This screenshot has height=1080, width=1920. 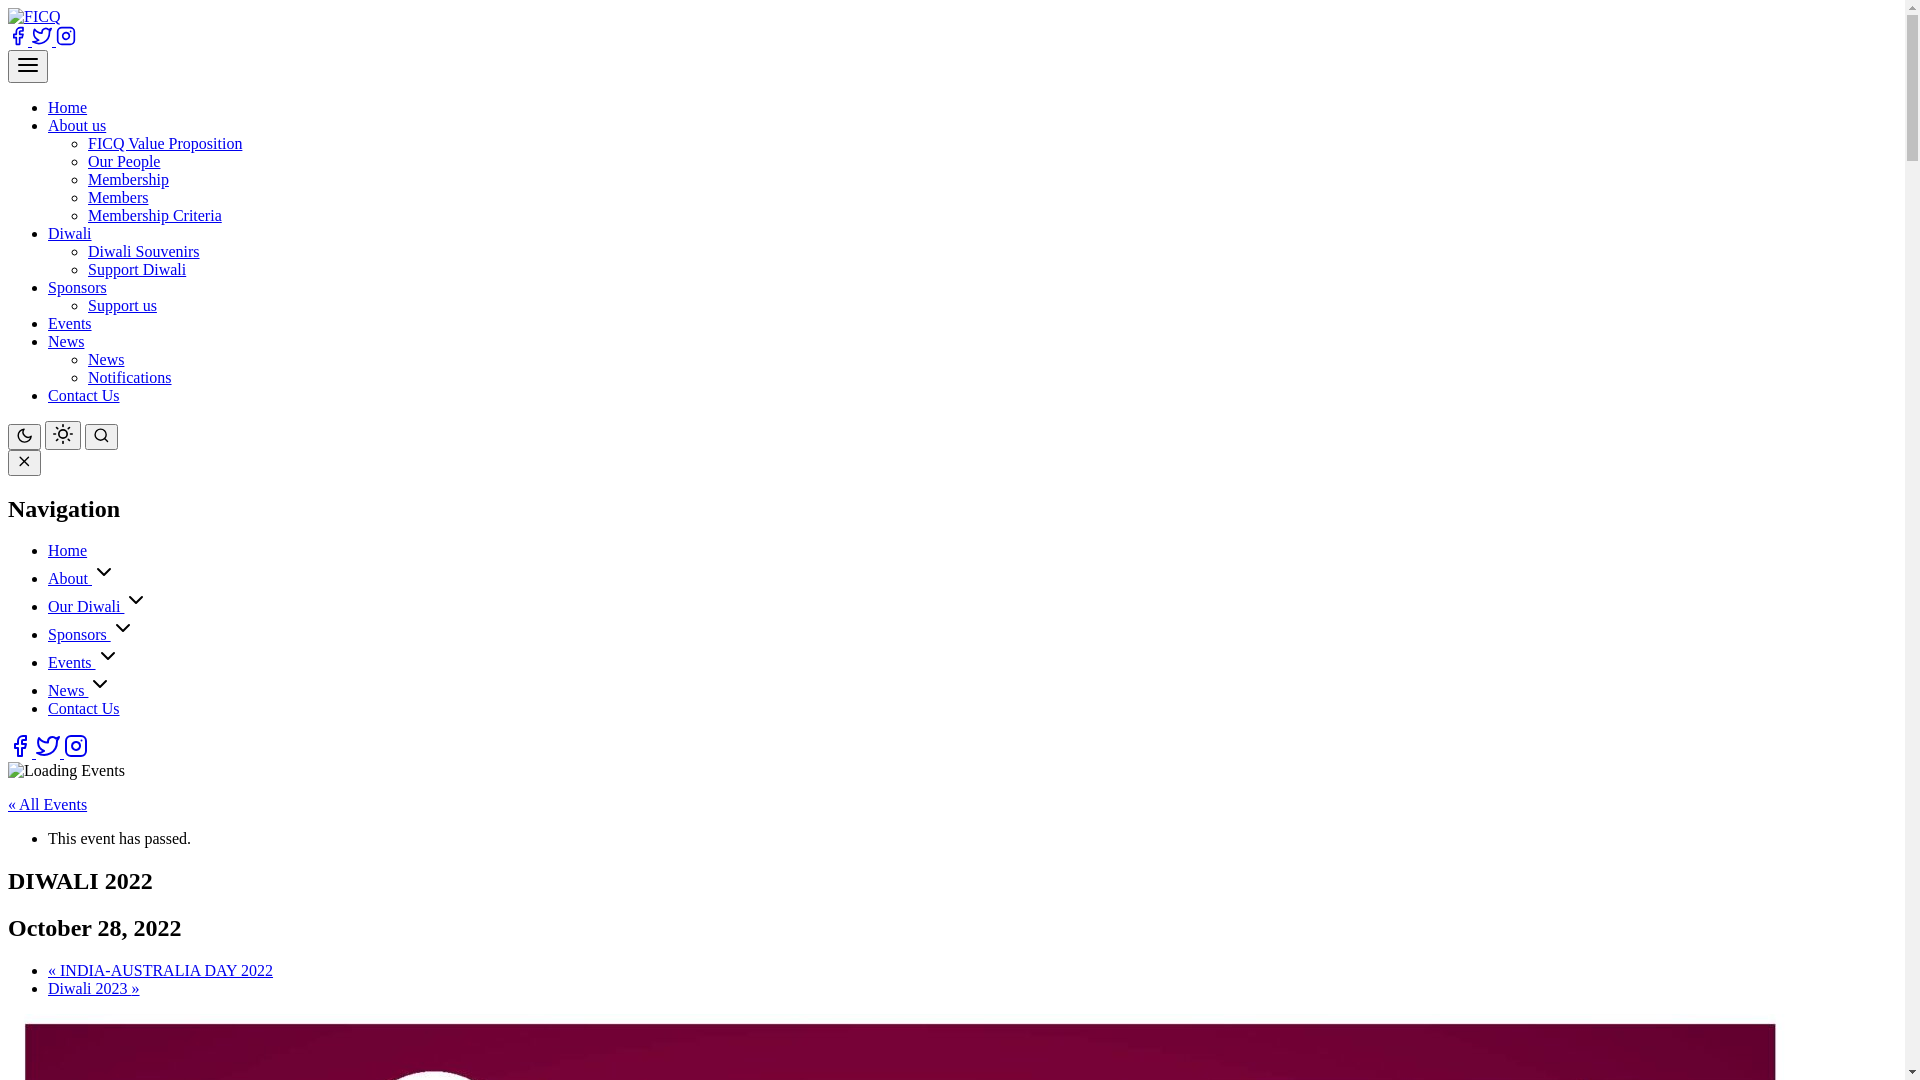 I want to click on 'News', so click(x=67, y=689).